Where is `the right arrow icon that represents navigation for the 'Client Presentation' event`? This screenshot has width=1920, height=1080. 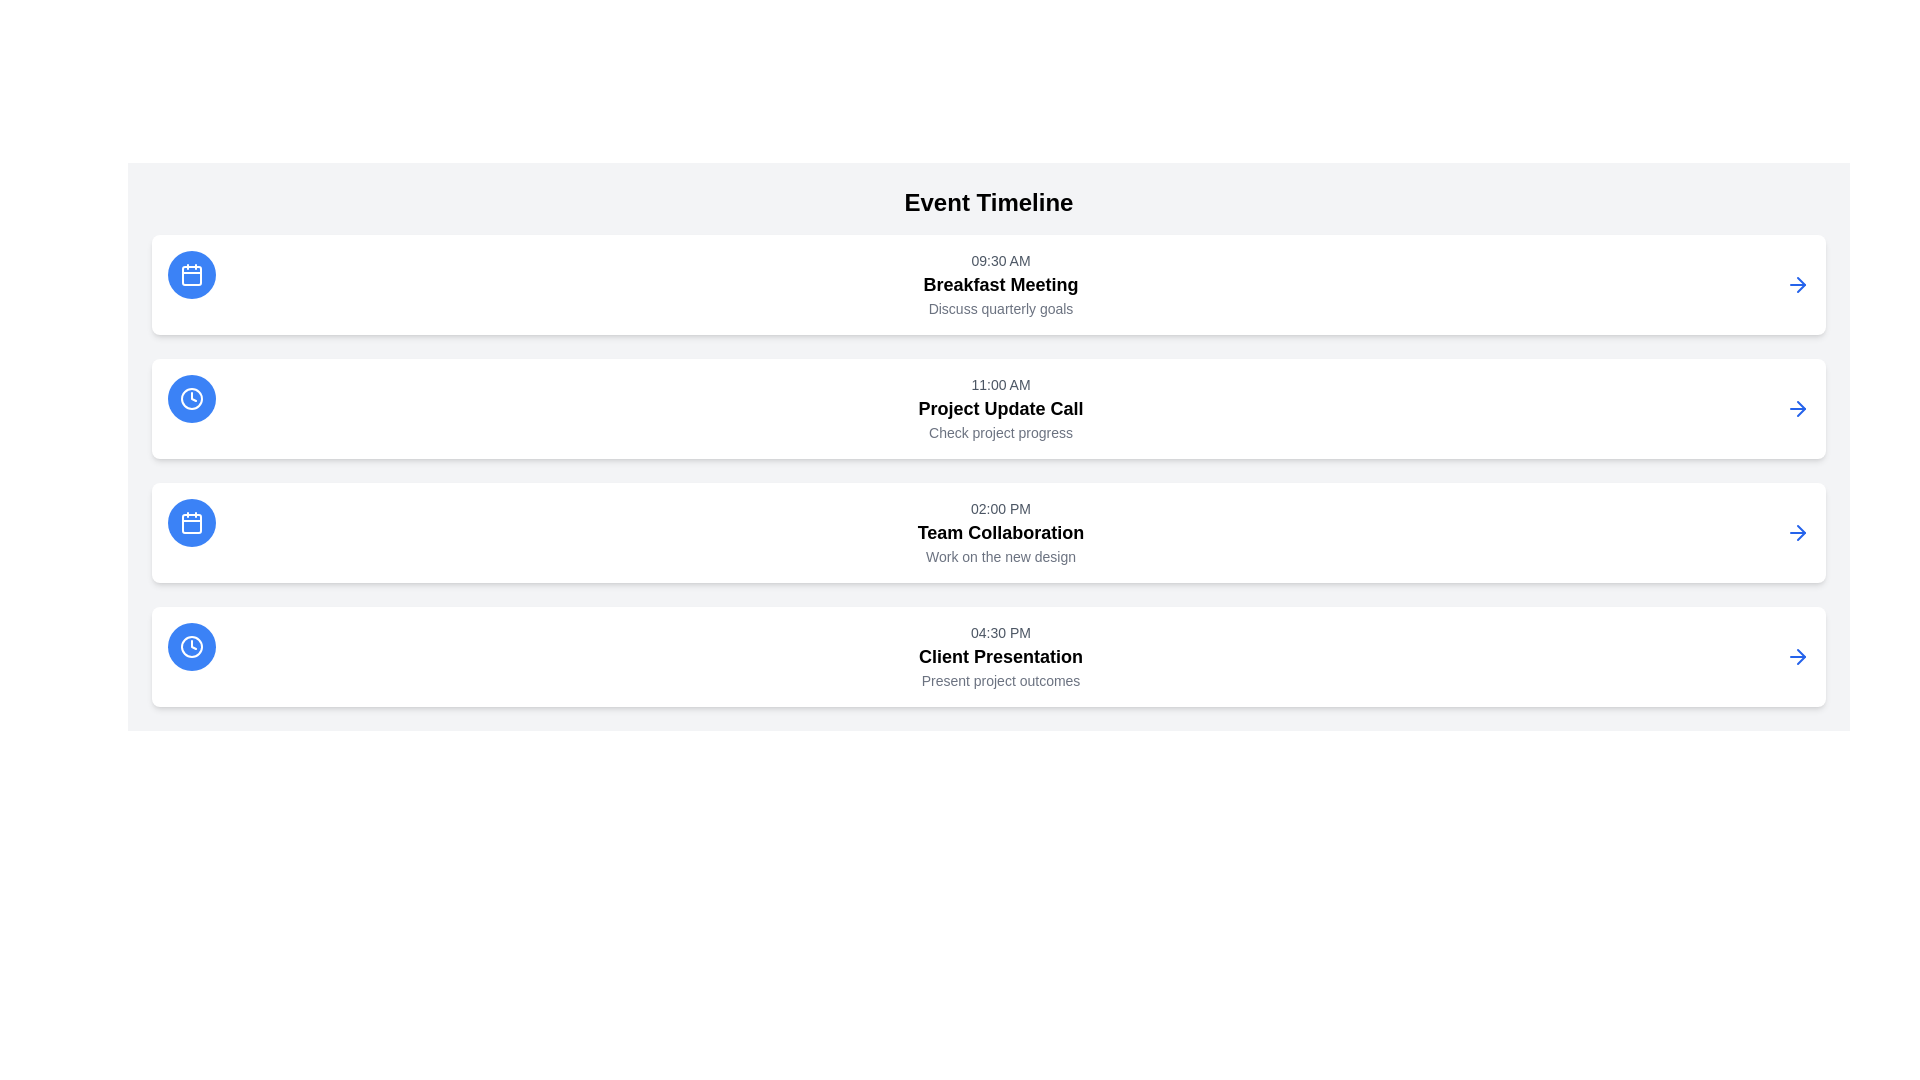
the right arrow icon that represents navigation for the 'Client Presentation' event is located at coordinates (1798, 656).